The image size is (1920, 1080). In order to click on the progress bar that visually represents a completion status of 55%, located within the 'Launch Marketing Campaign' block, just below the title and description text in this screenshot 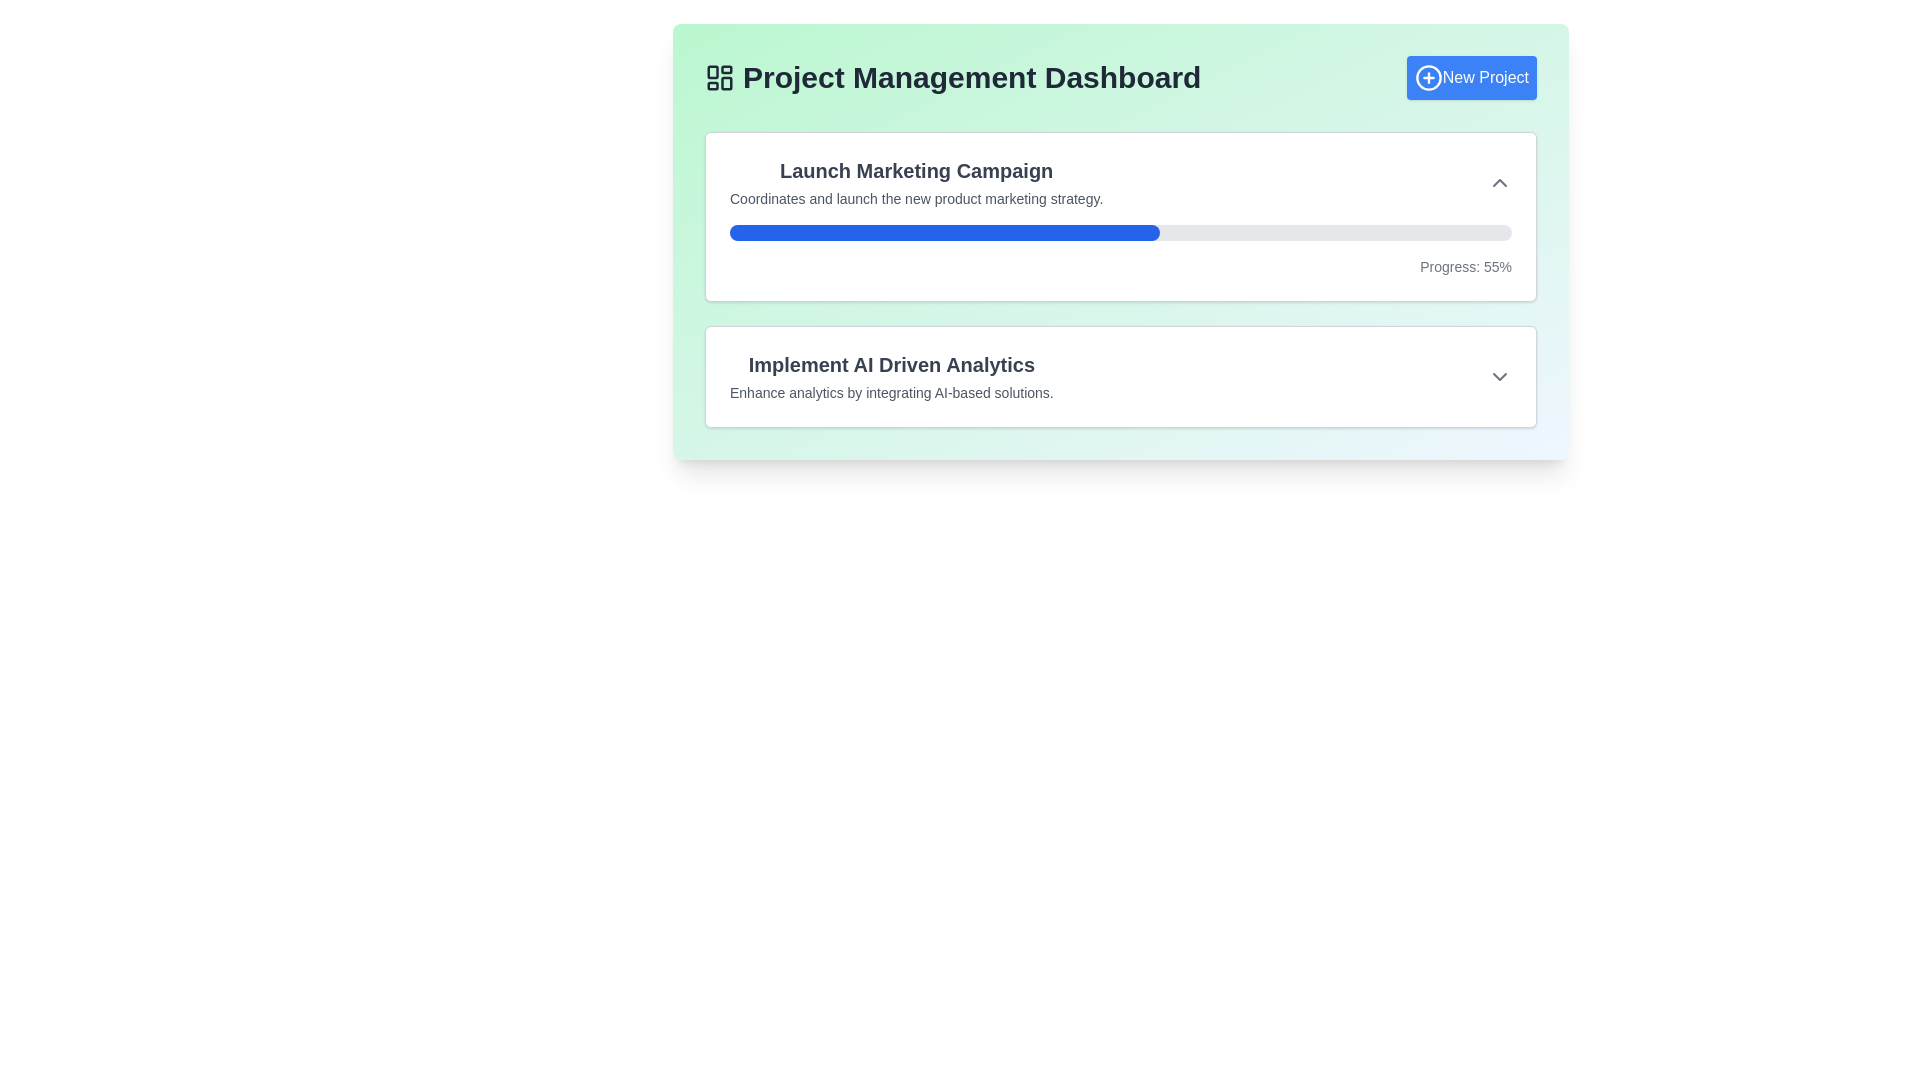, I will do `click(1121, 231)`.